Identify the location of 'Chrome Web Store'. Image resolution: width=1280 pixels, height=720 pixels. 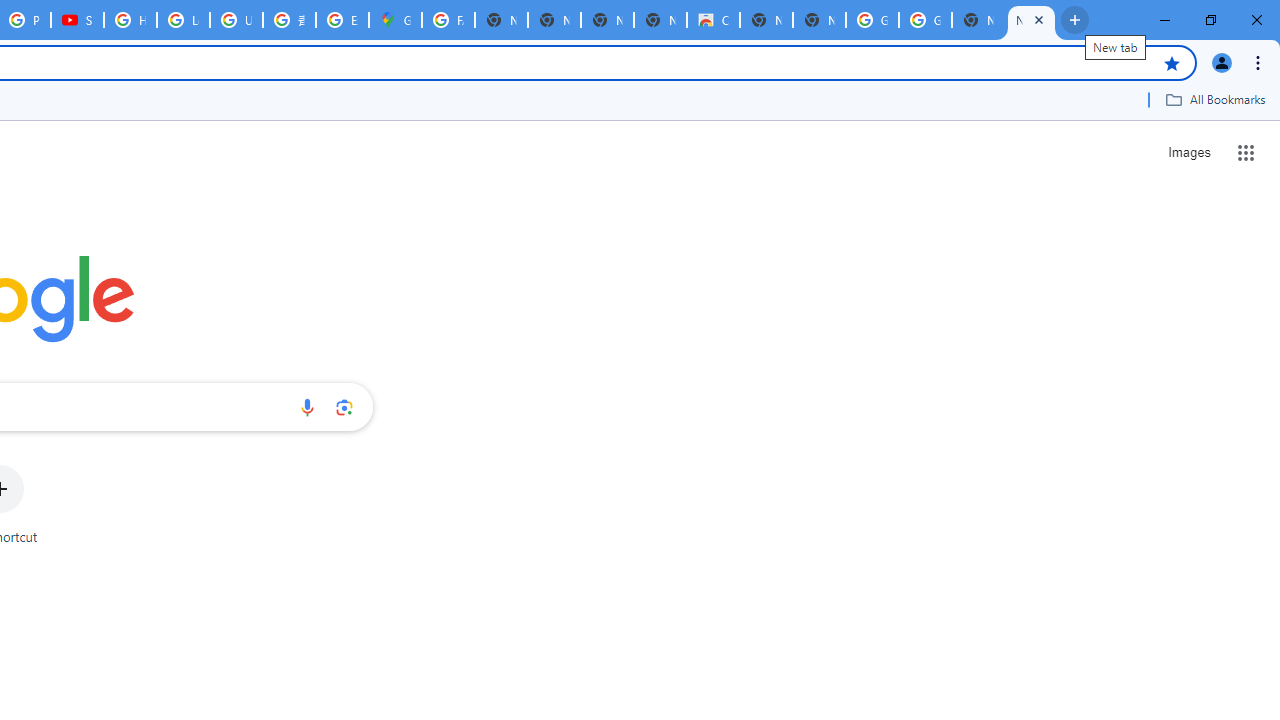
(713, 20).